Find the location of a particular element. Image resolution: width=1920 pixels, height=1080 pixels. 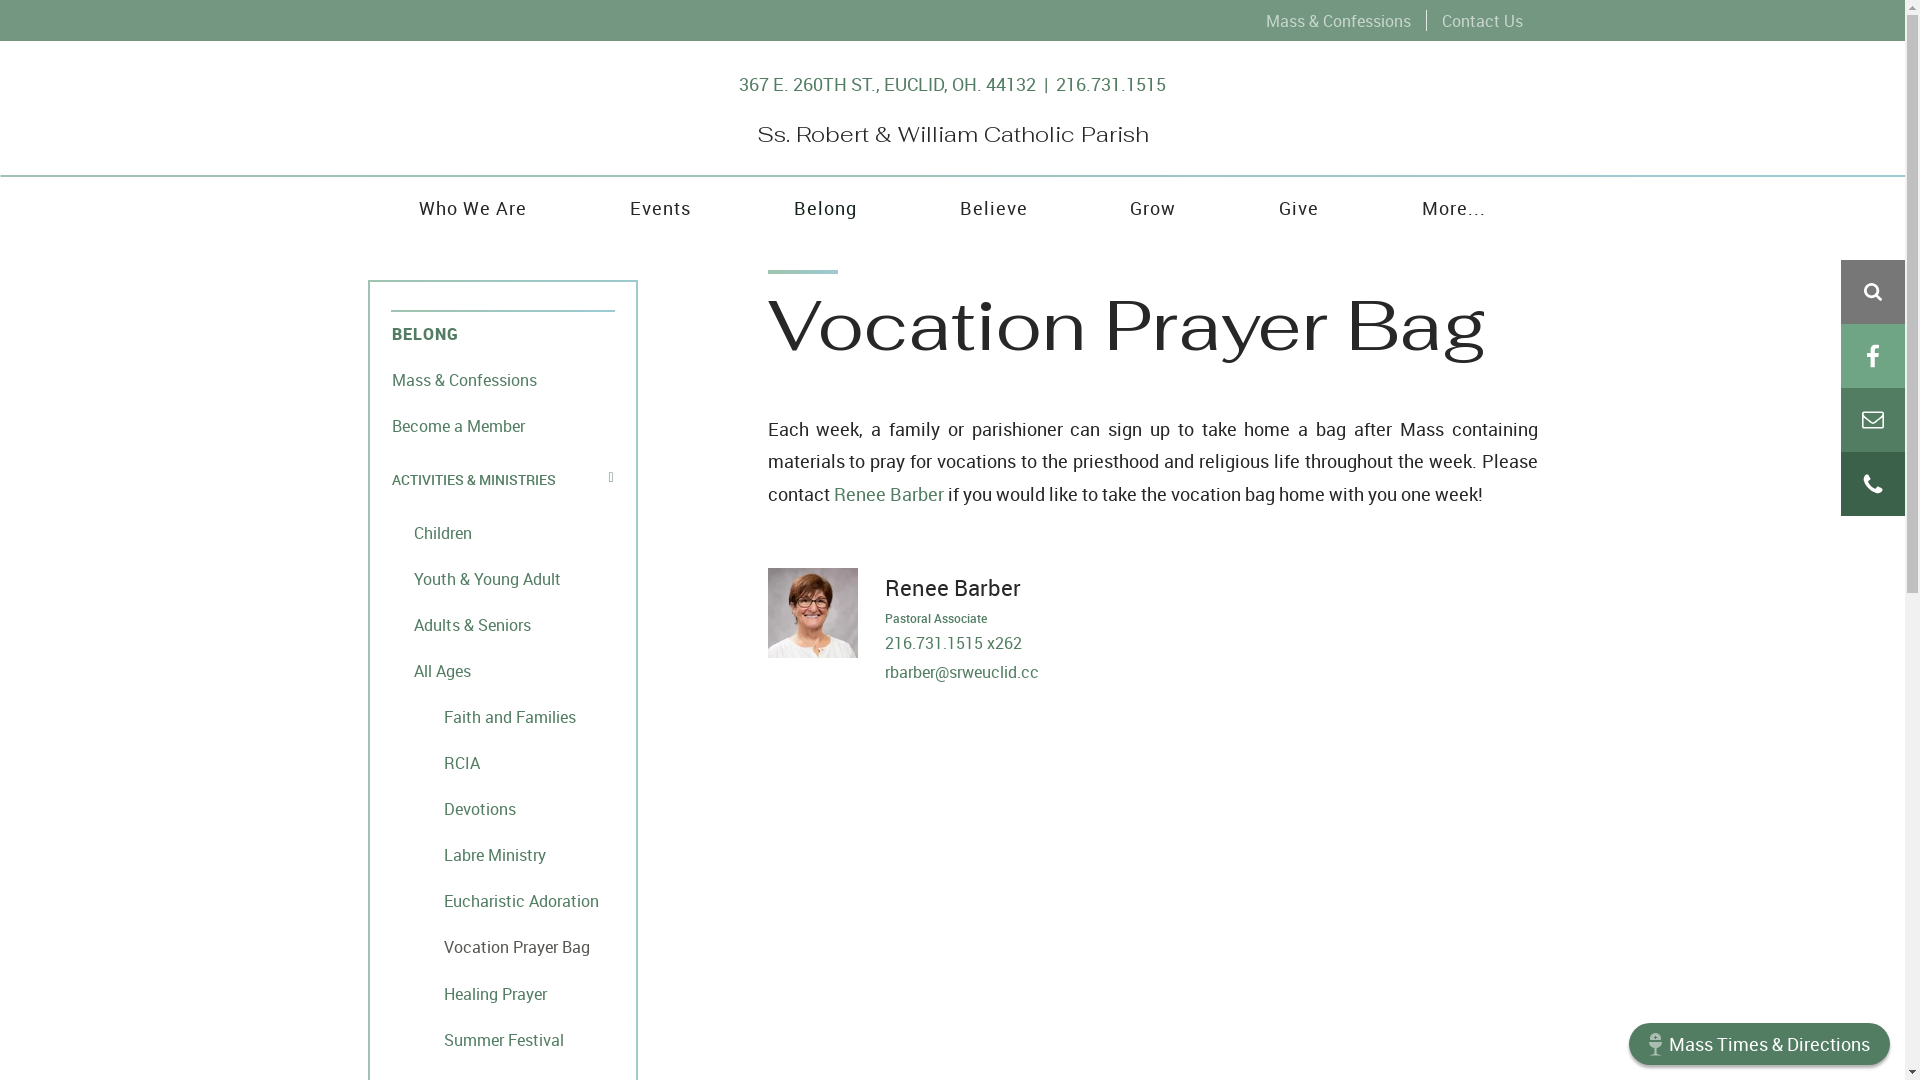

'Contact Us' is located at coordinates (1481, 20).